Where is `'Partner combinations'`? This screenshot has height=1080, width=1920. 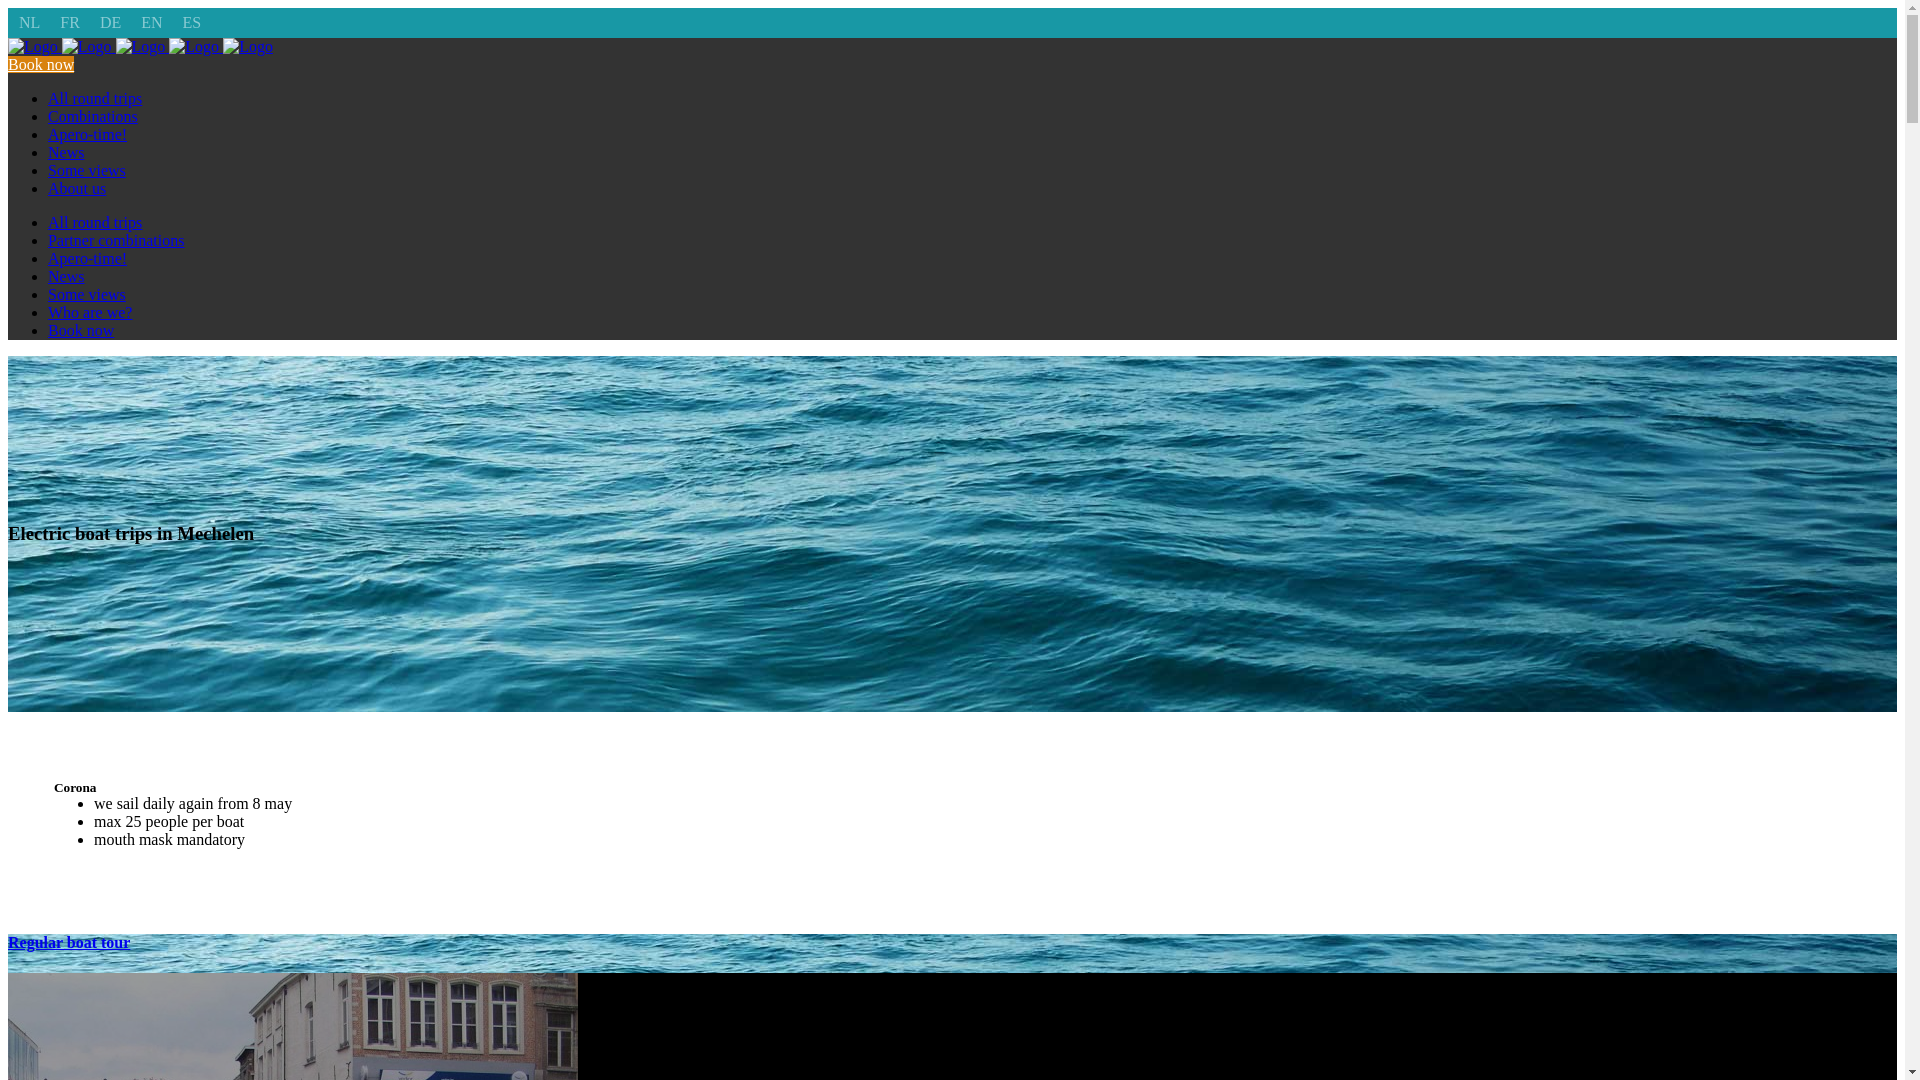
'Partner combinations' is located at coordinates (114, 239).